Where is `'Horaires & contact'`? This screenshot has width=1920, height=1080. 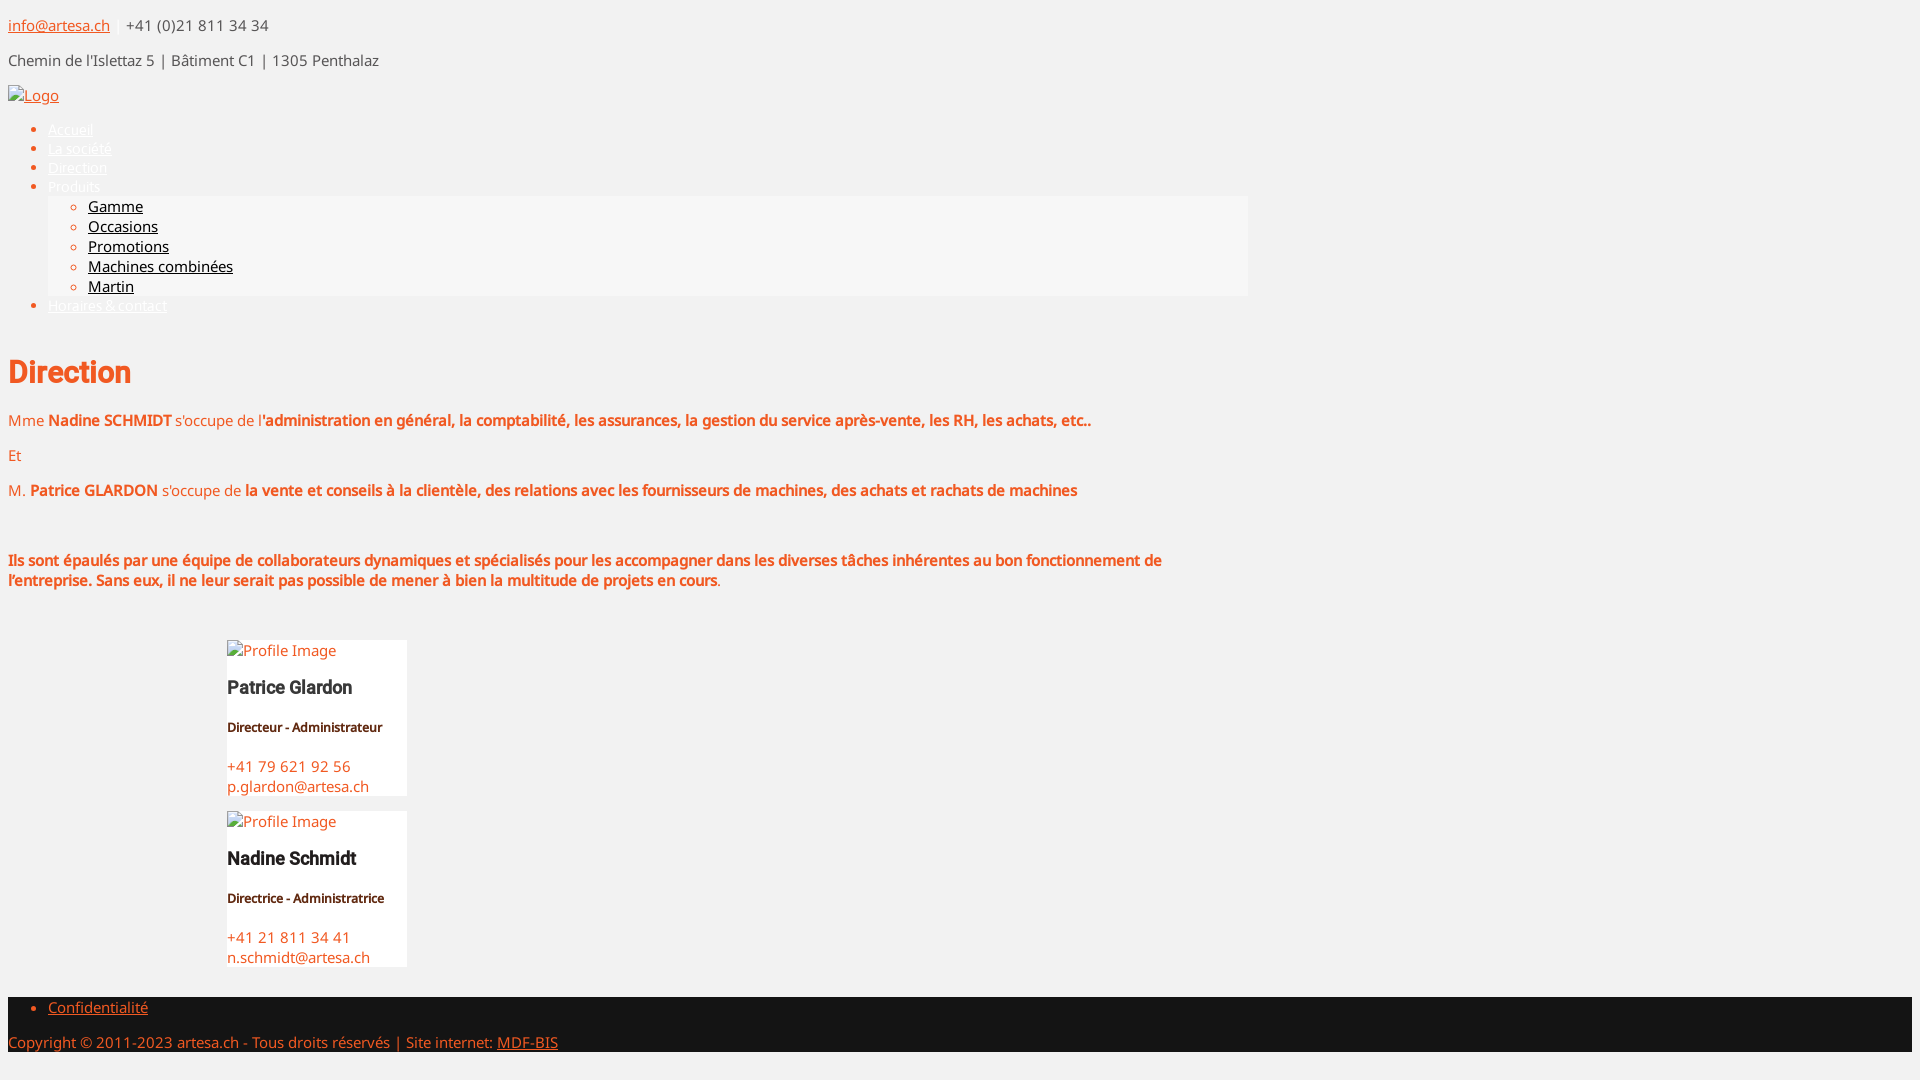 'Horaires & contact' is located at coordinates (106, 305).